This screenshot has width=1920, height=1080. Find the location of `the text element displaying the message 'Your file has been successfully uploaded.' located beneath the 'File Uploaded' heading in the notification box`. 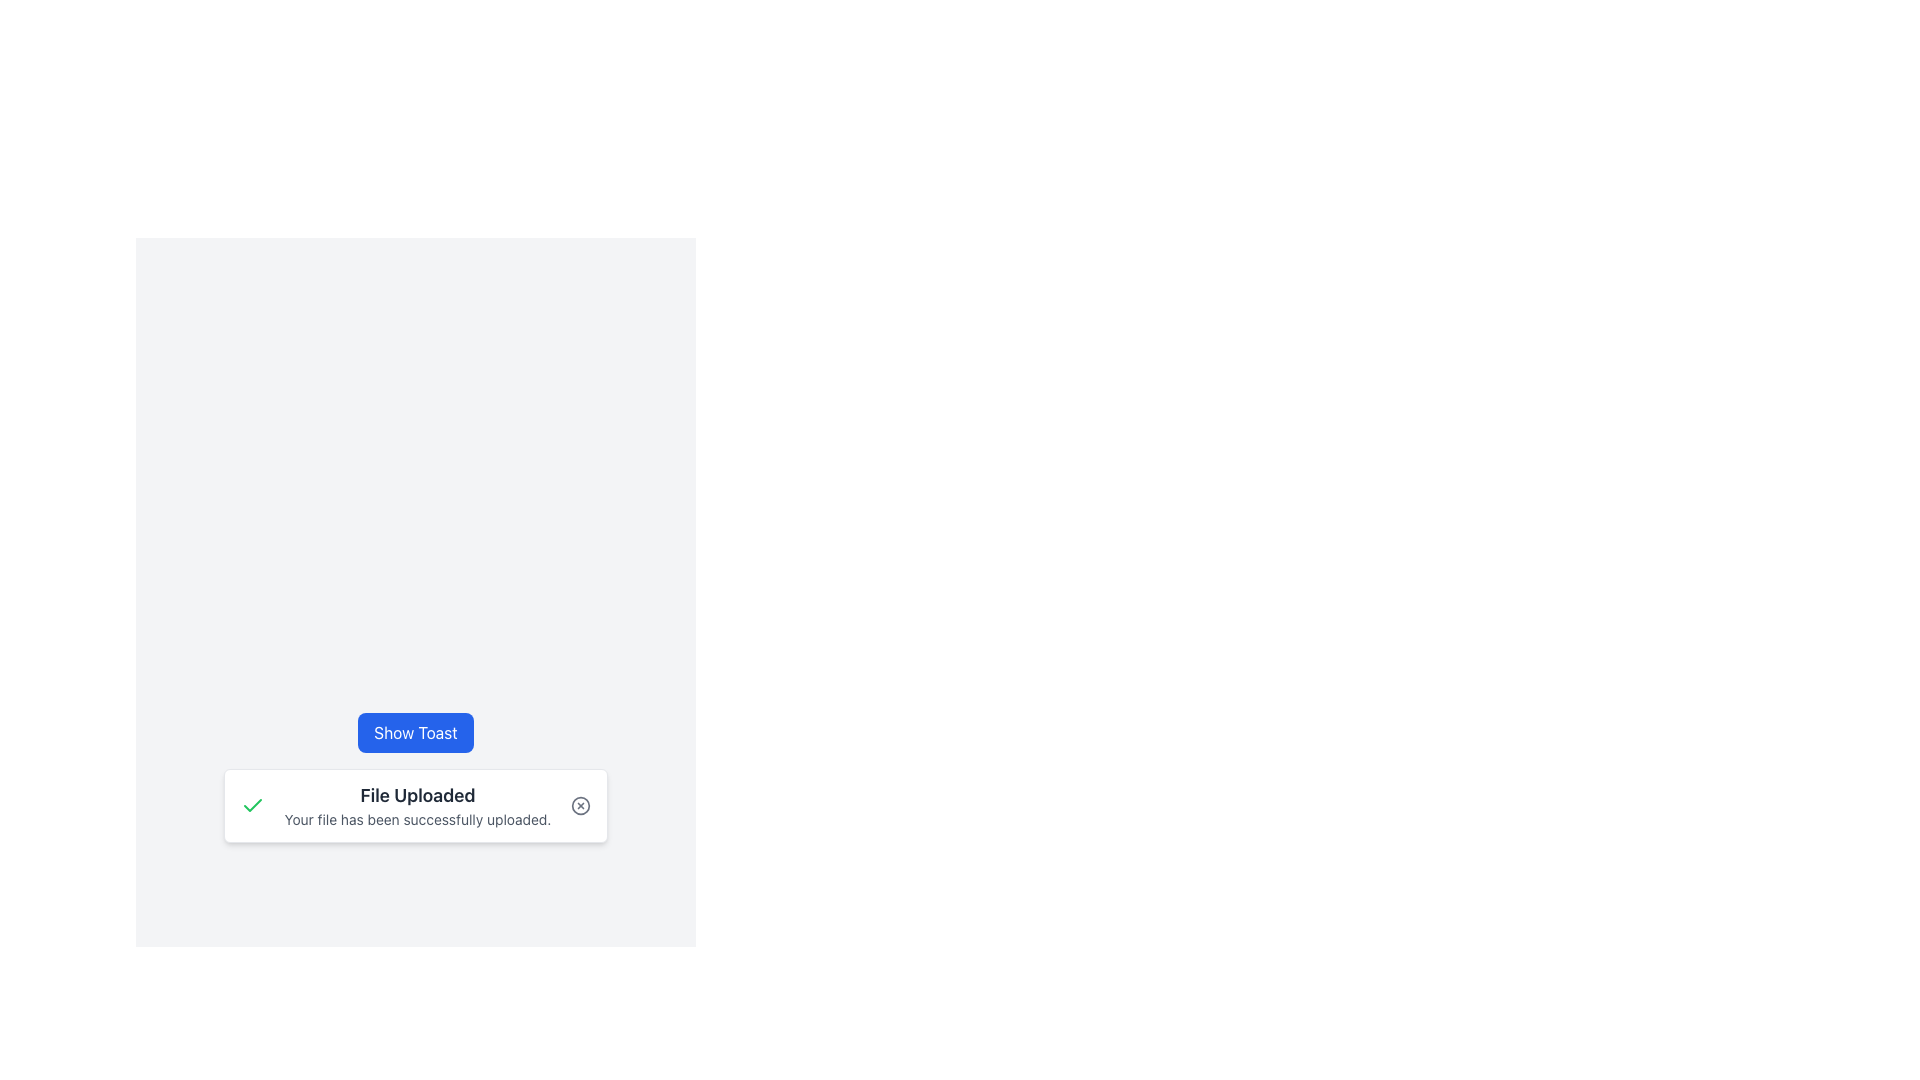

the text element displaying the message 'Your file has been successfully uploaded.' located beneath the 'File Uploaded' heading in the notification box is located at coordinates (416, 820).